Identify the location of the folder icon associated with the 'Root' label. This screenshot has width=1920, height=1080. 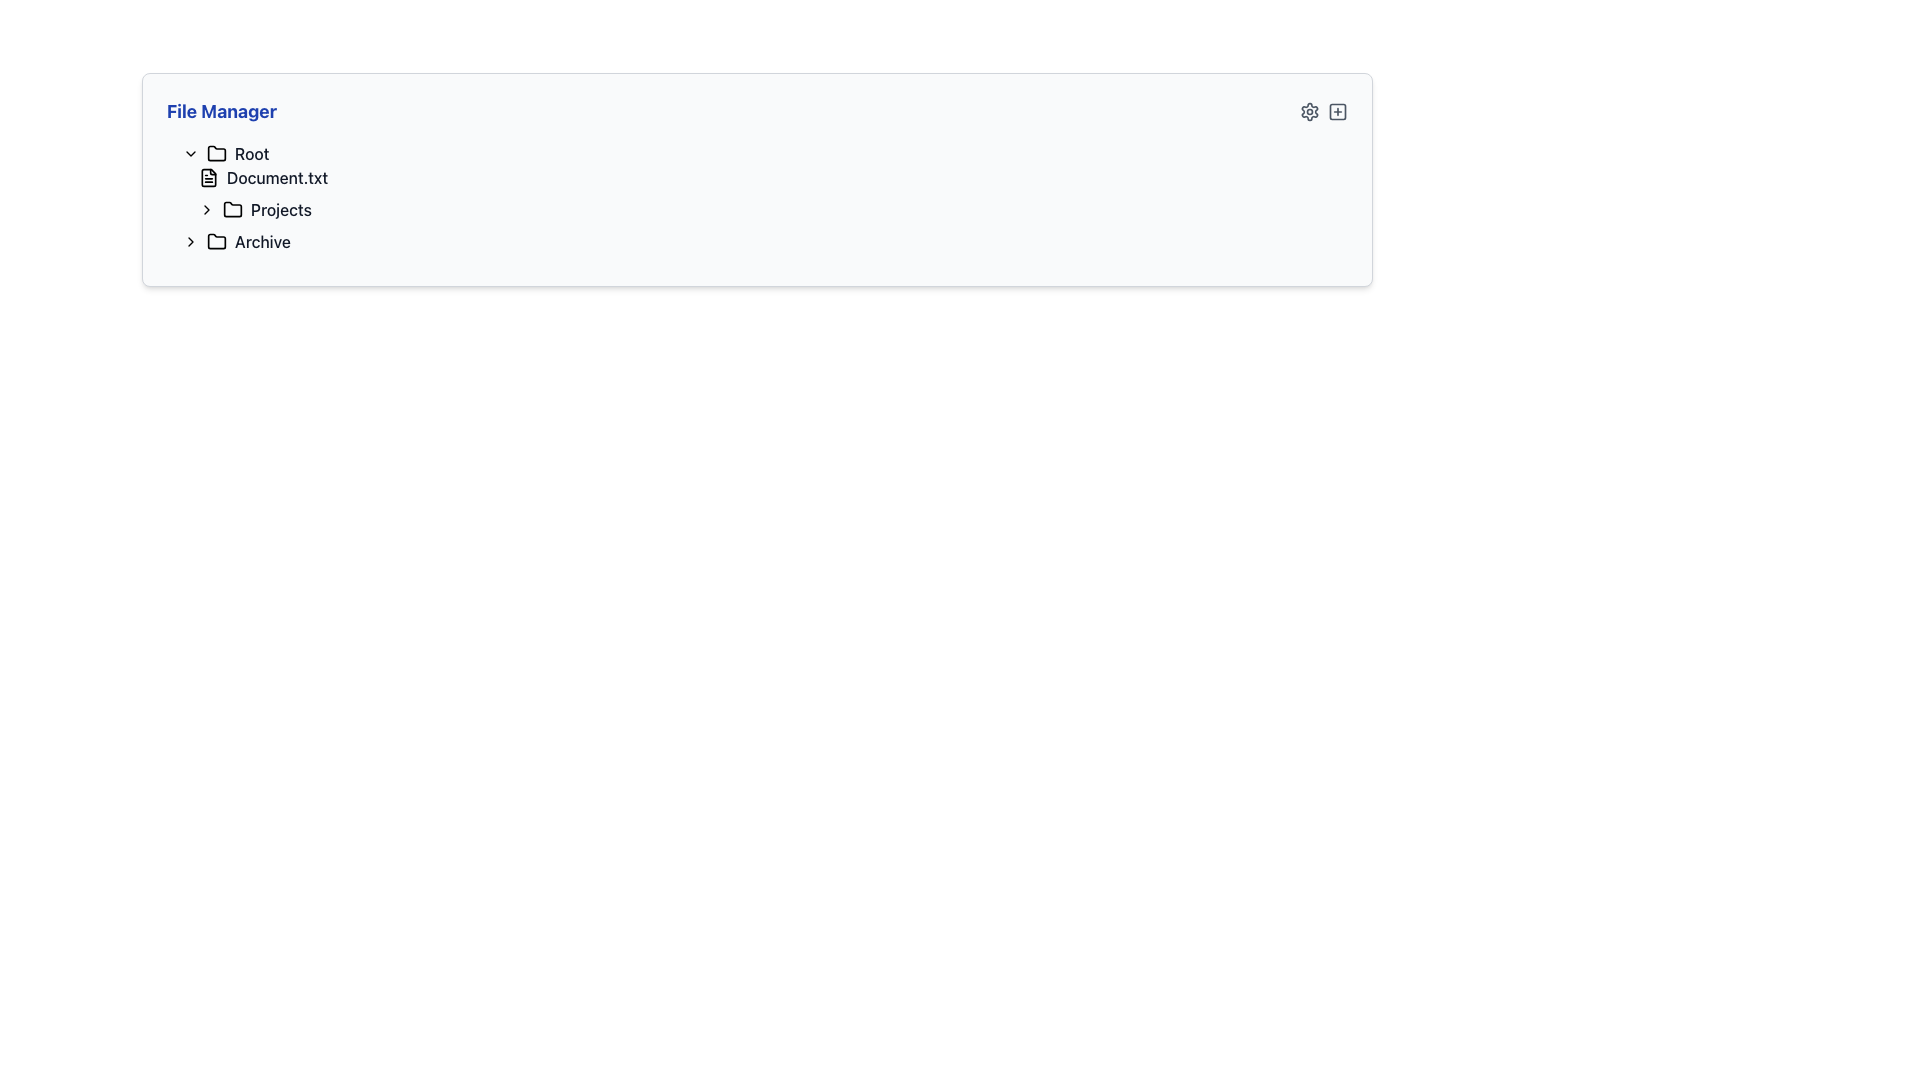
(216, 152).